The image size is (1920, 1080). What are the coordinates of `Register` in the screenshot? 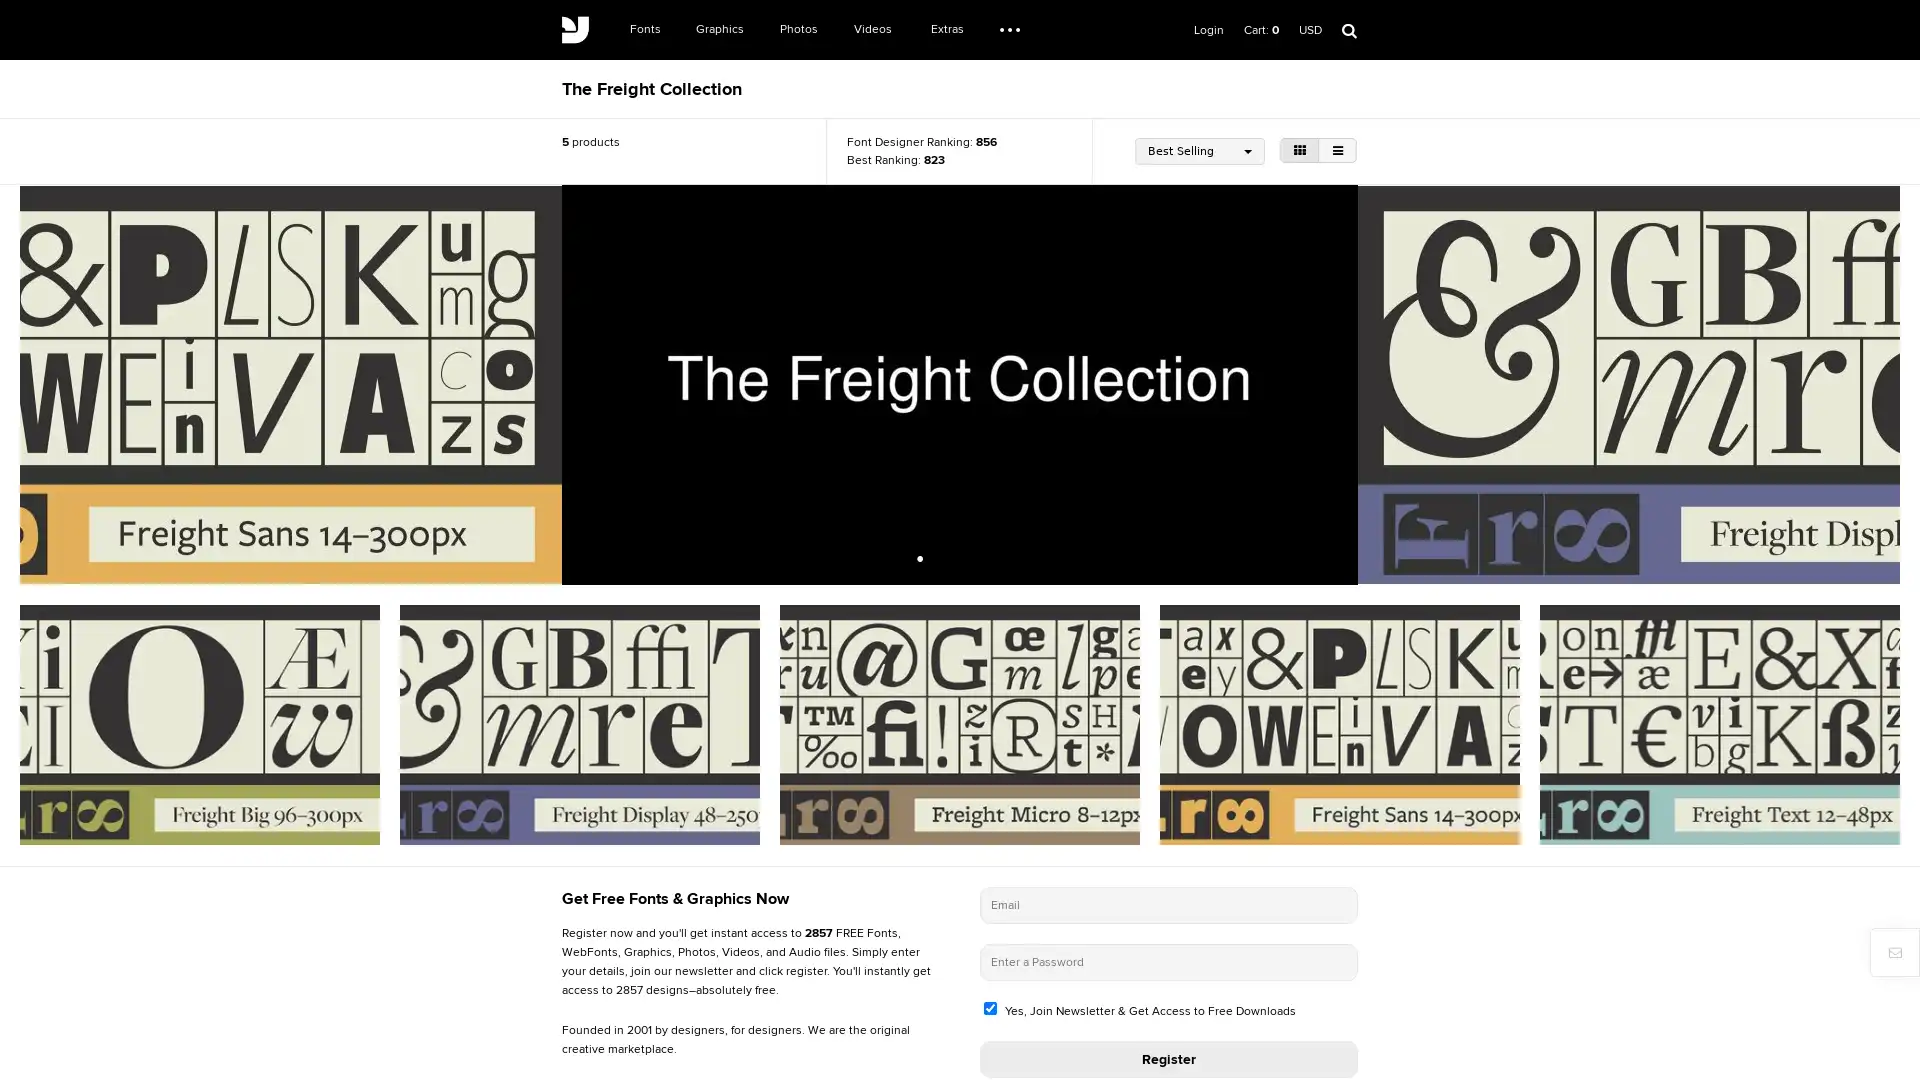 It's located at (1169, 1058).